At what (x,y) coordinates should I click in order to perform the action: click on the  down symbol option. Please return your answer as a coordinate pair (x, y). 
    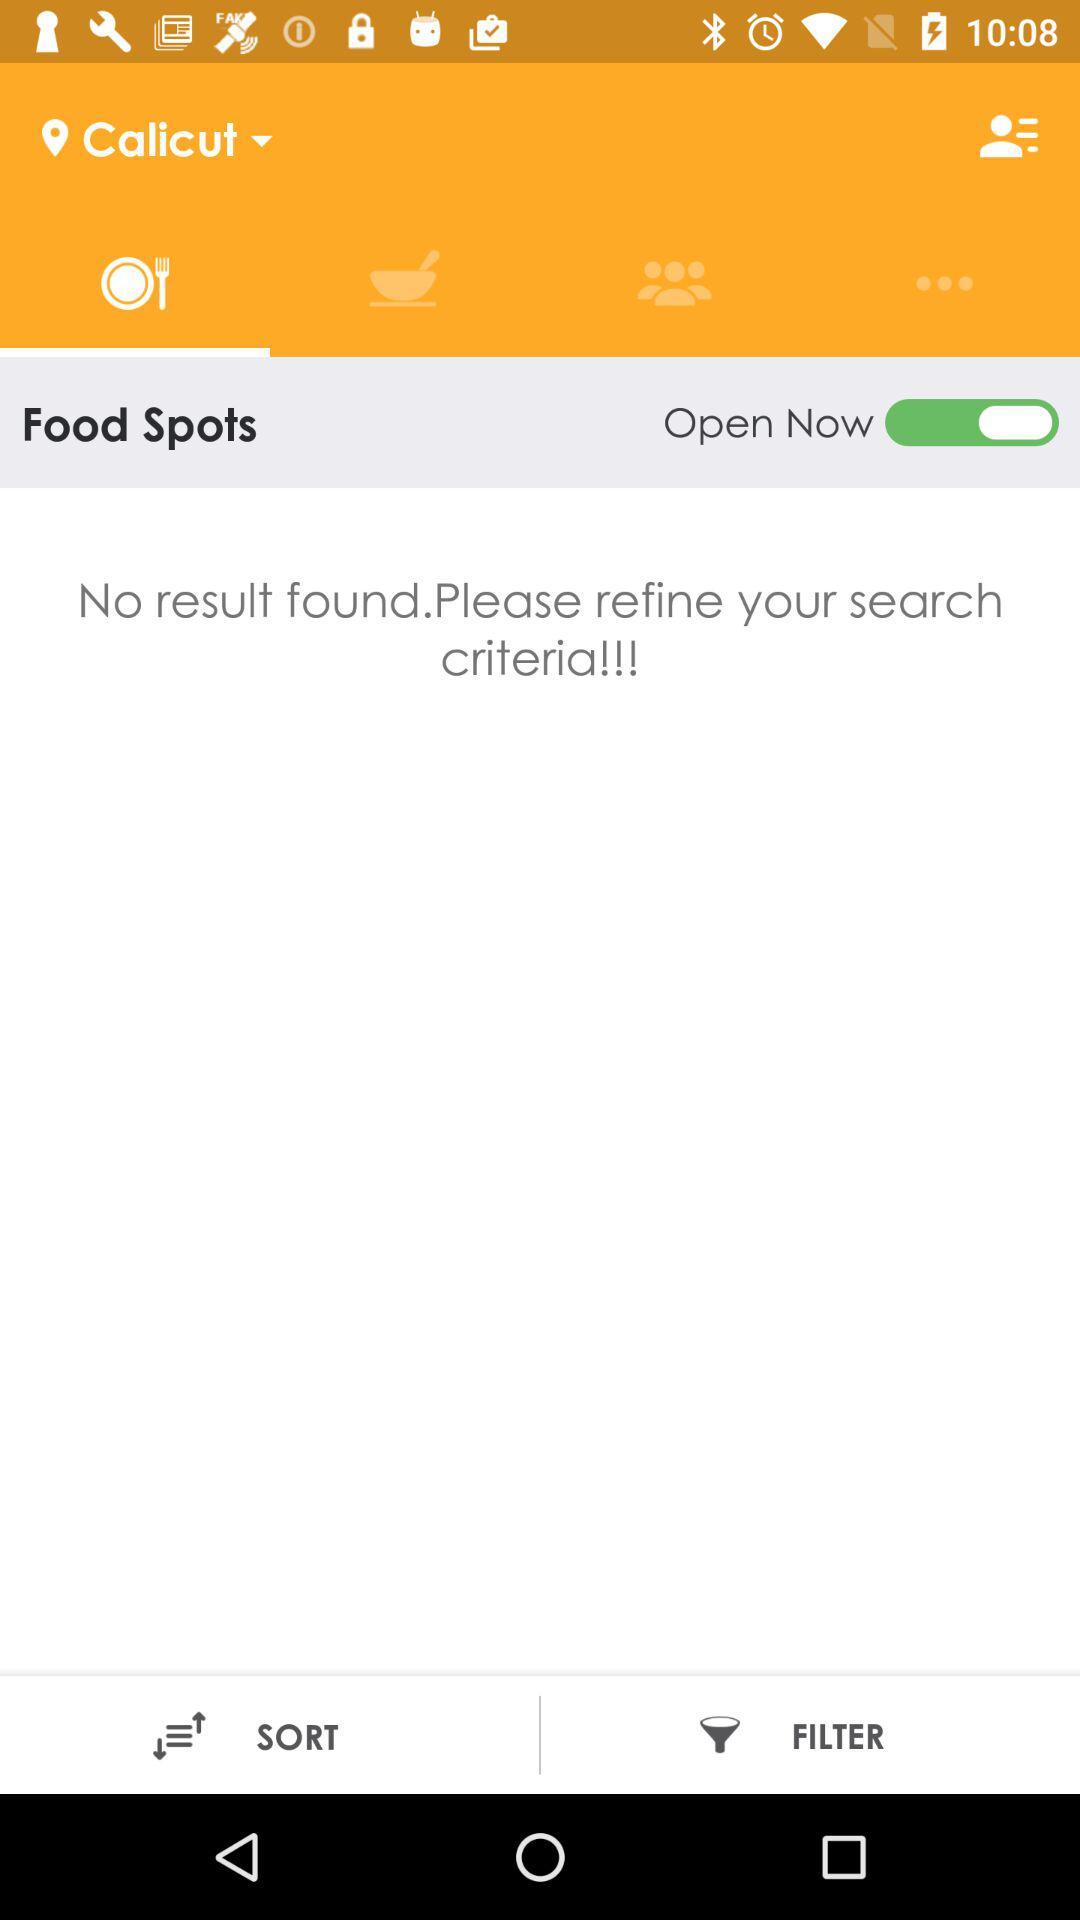
    Looking at the image, I should click on (253, 134).